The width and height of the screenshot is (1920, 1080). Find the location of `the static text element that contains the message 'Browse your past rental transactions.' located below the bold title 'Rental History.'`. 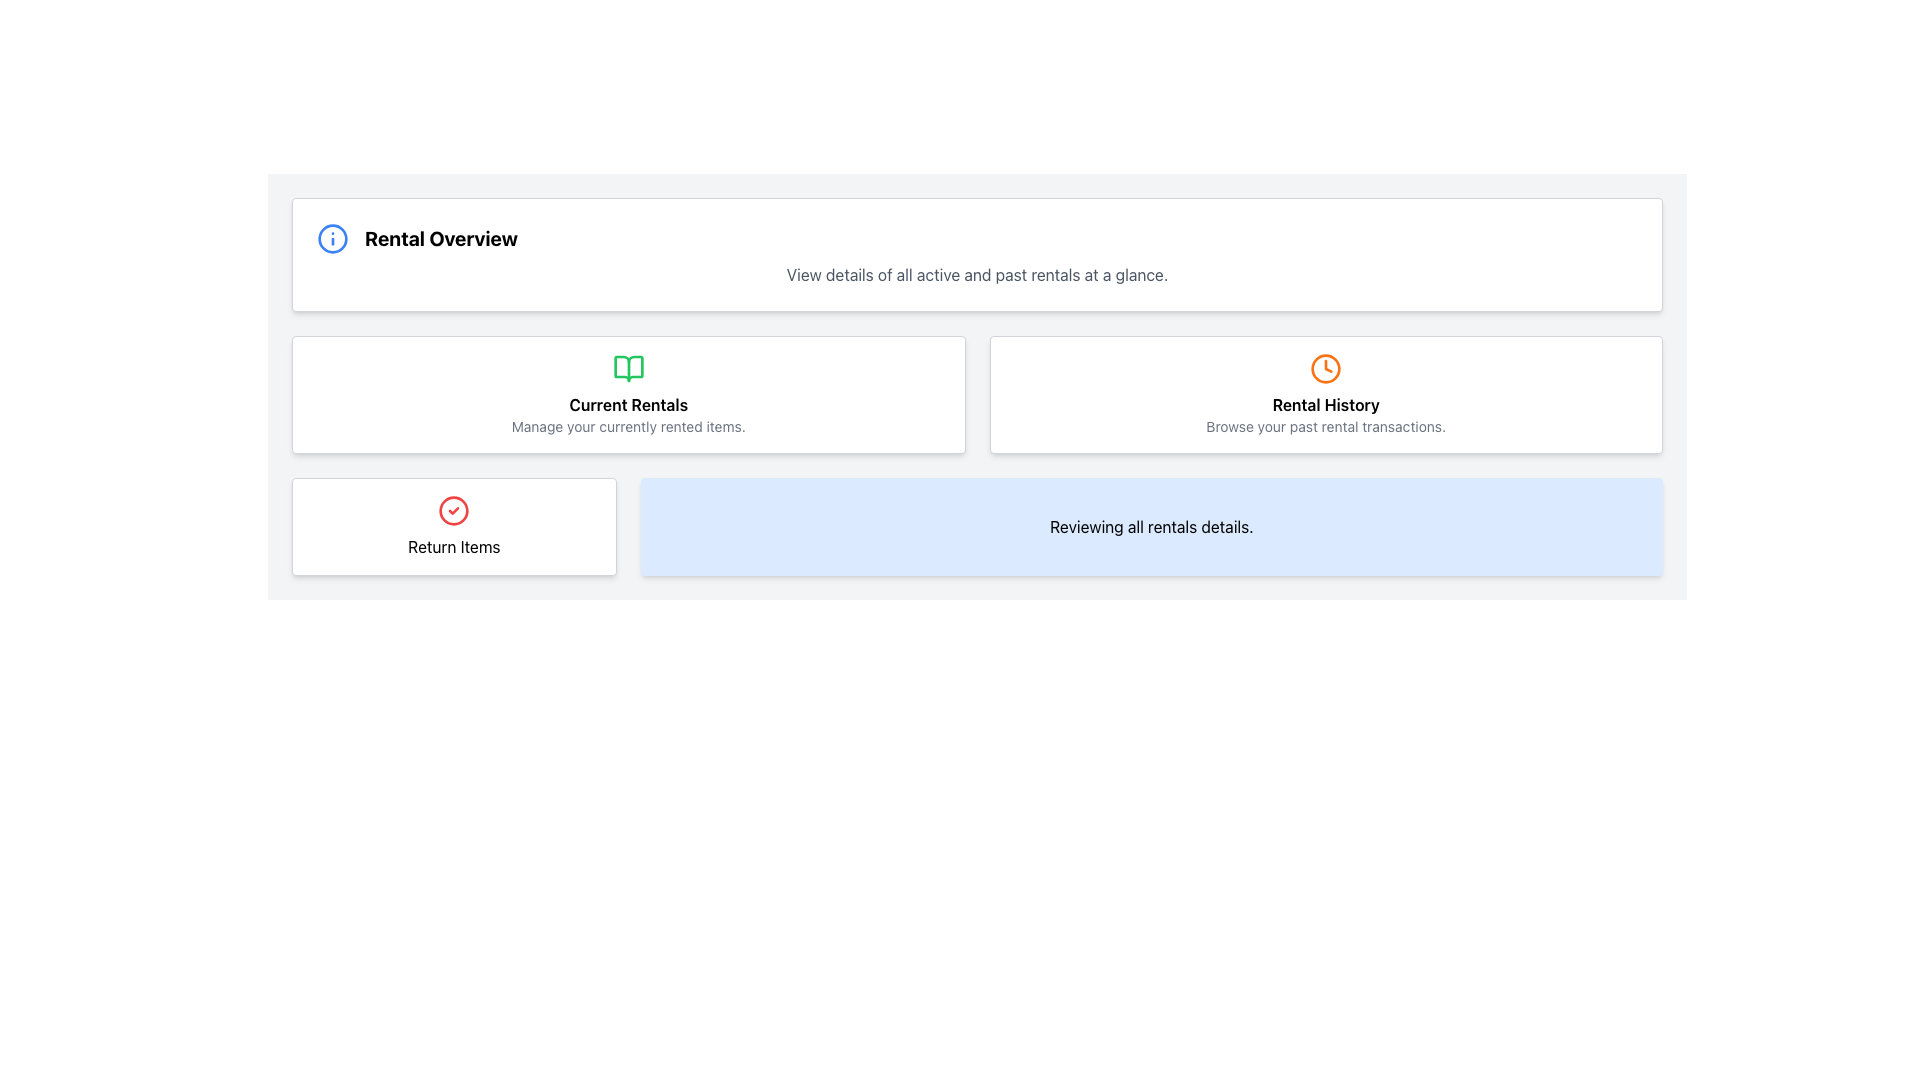

the static text element that contains the message 'Browse your past rental transactions.' located below the bold title 'Rental History.' is located at coordinates (1326, 426).